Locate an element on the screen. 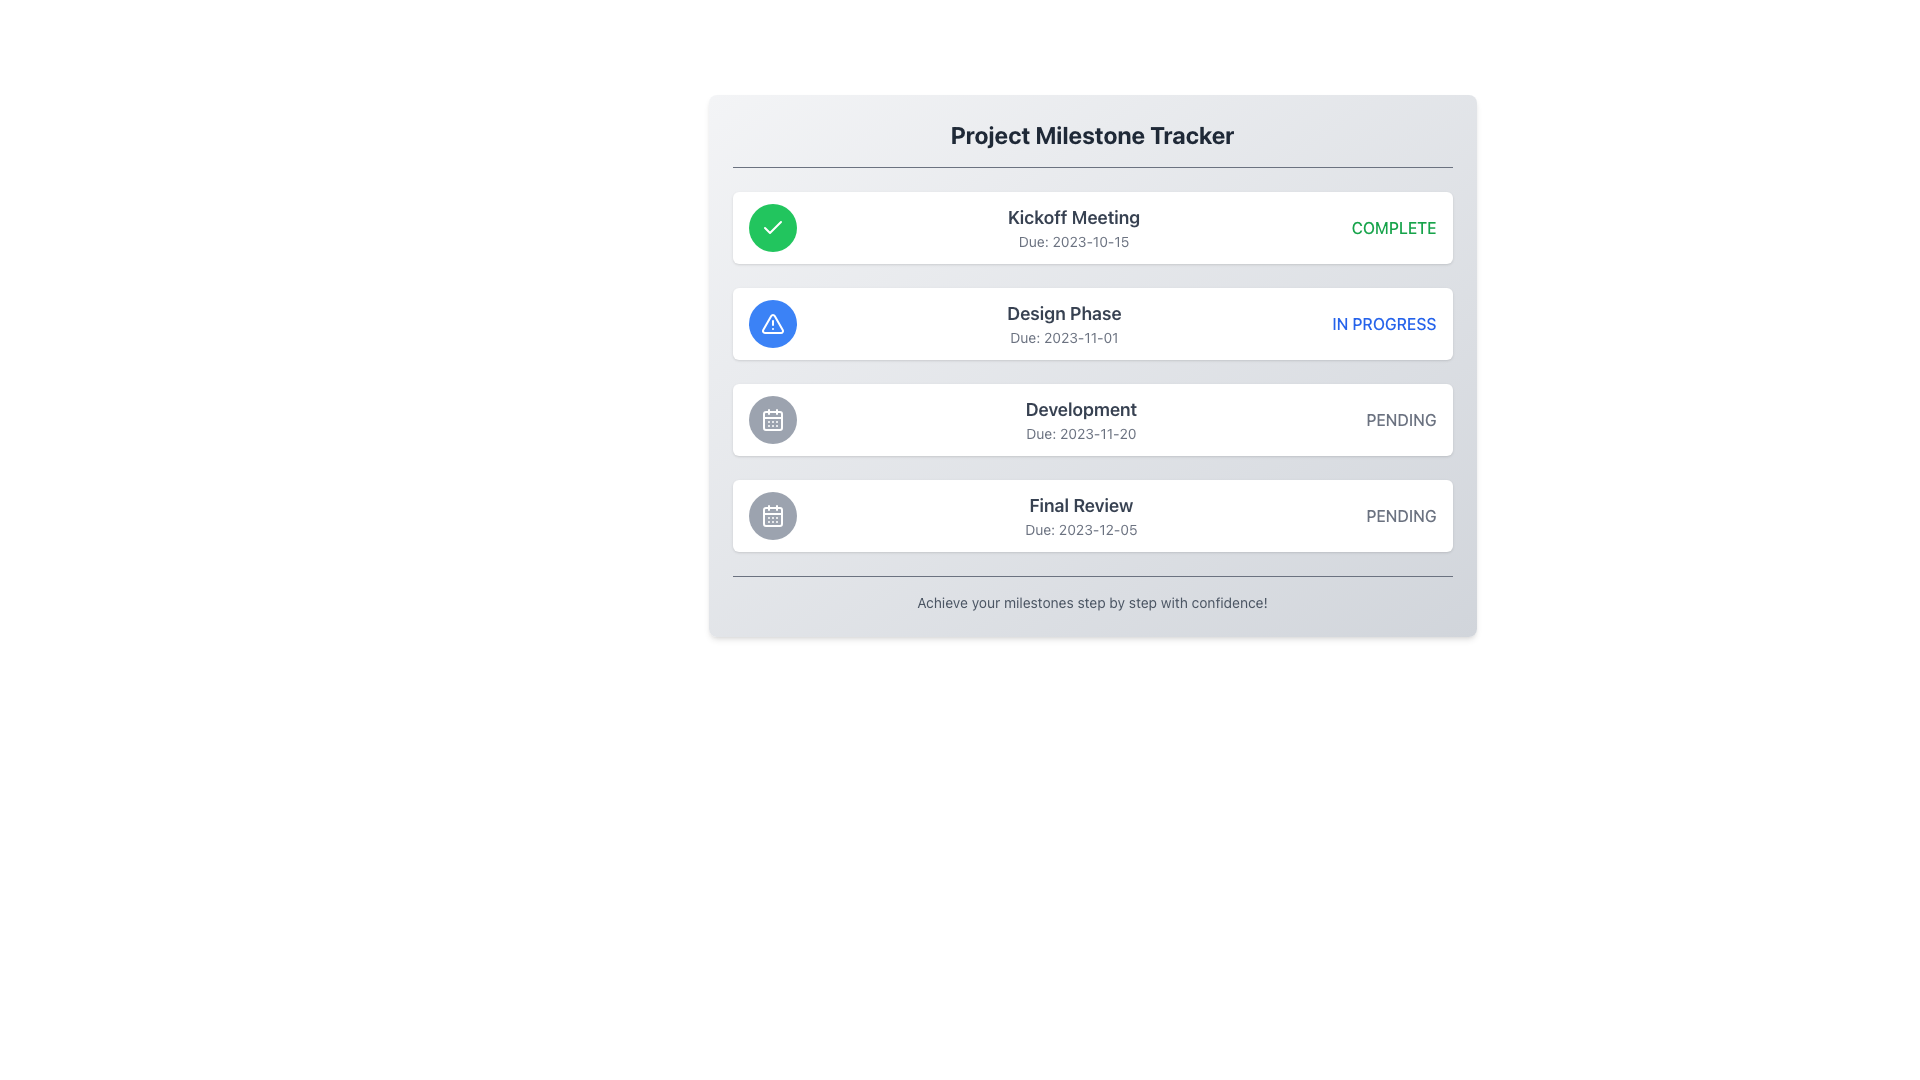  the text label displaying 'PENDING', which is located to the right of the 'Development' milestone and its due date, within the same row is located at coordinates (1400, 419).